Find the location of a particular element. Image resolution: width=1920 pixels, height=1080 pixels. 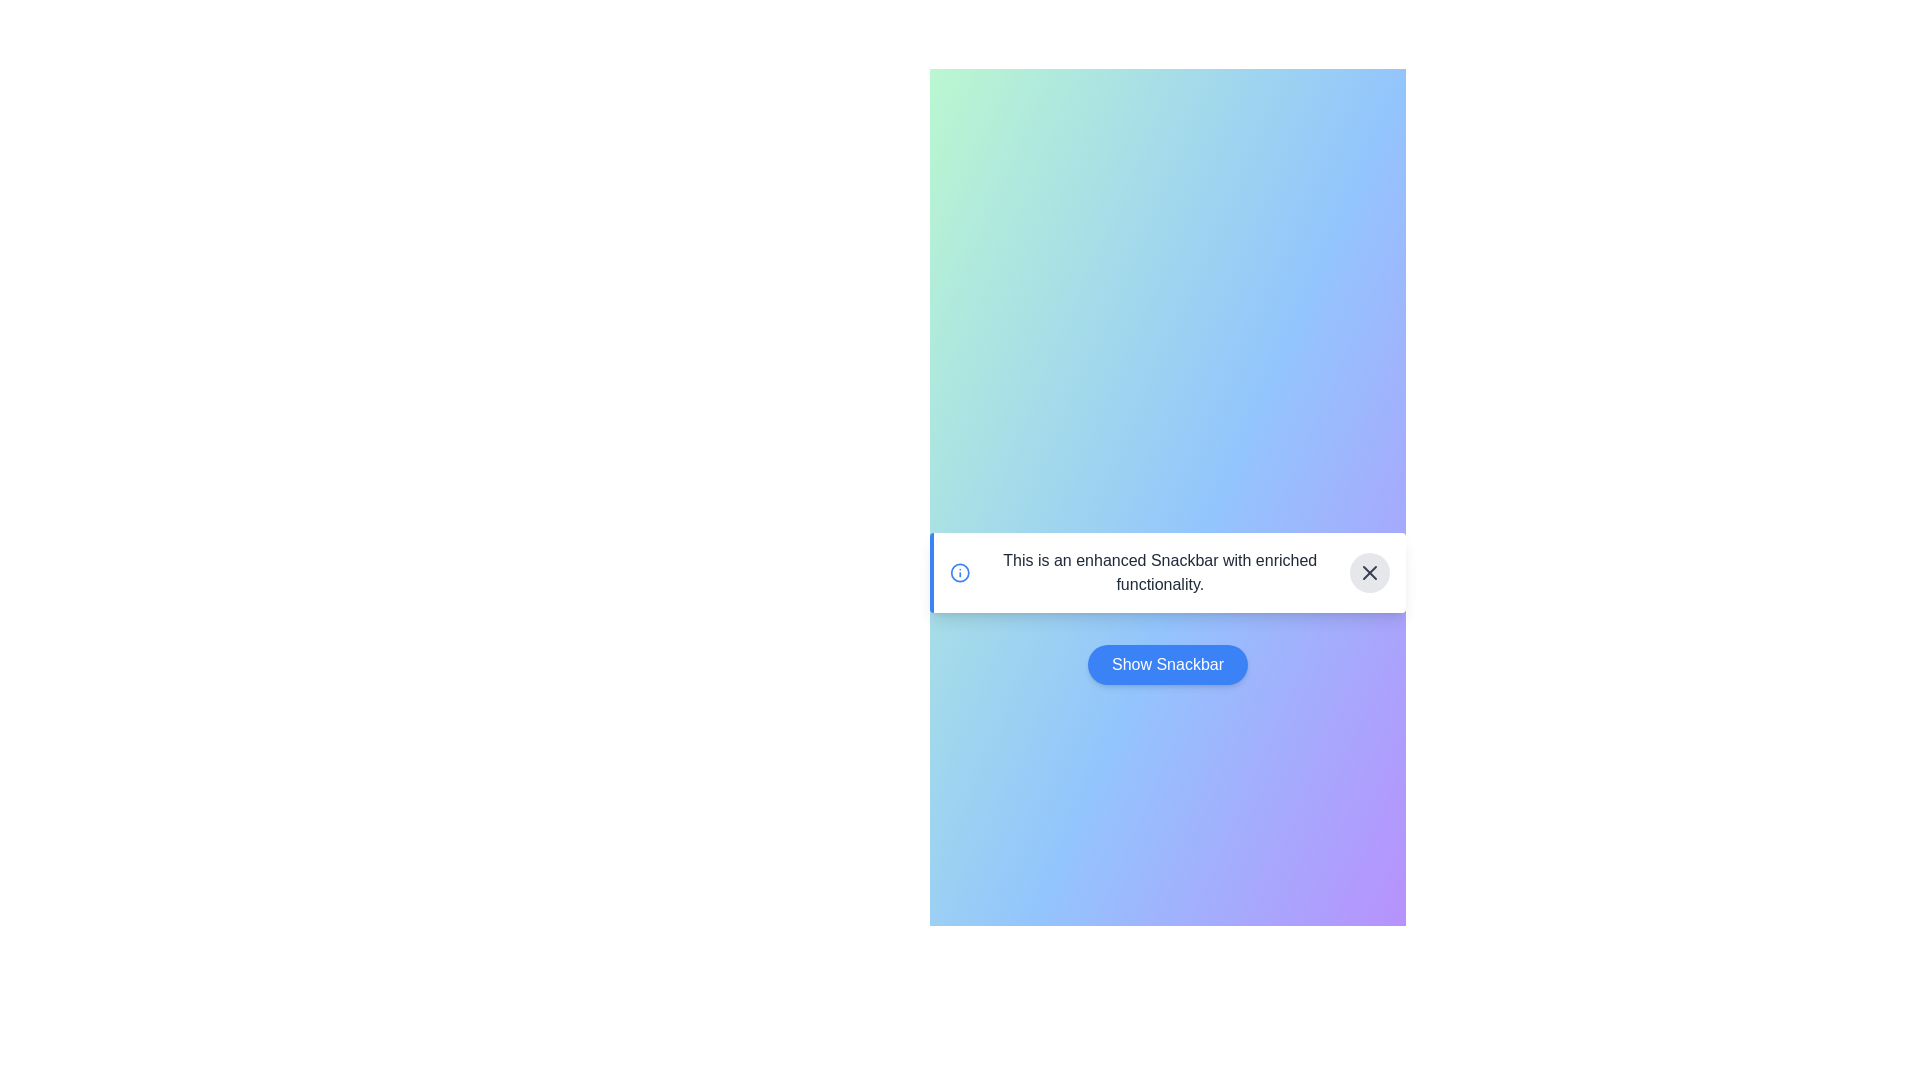

the visual information of the informational icon located on the left side of the notification banner is located at coordinates (960, 573).